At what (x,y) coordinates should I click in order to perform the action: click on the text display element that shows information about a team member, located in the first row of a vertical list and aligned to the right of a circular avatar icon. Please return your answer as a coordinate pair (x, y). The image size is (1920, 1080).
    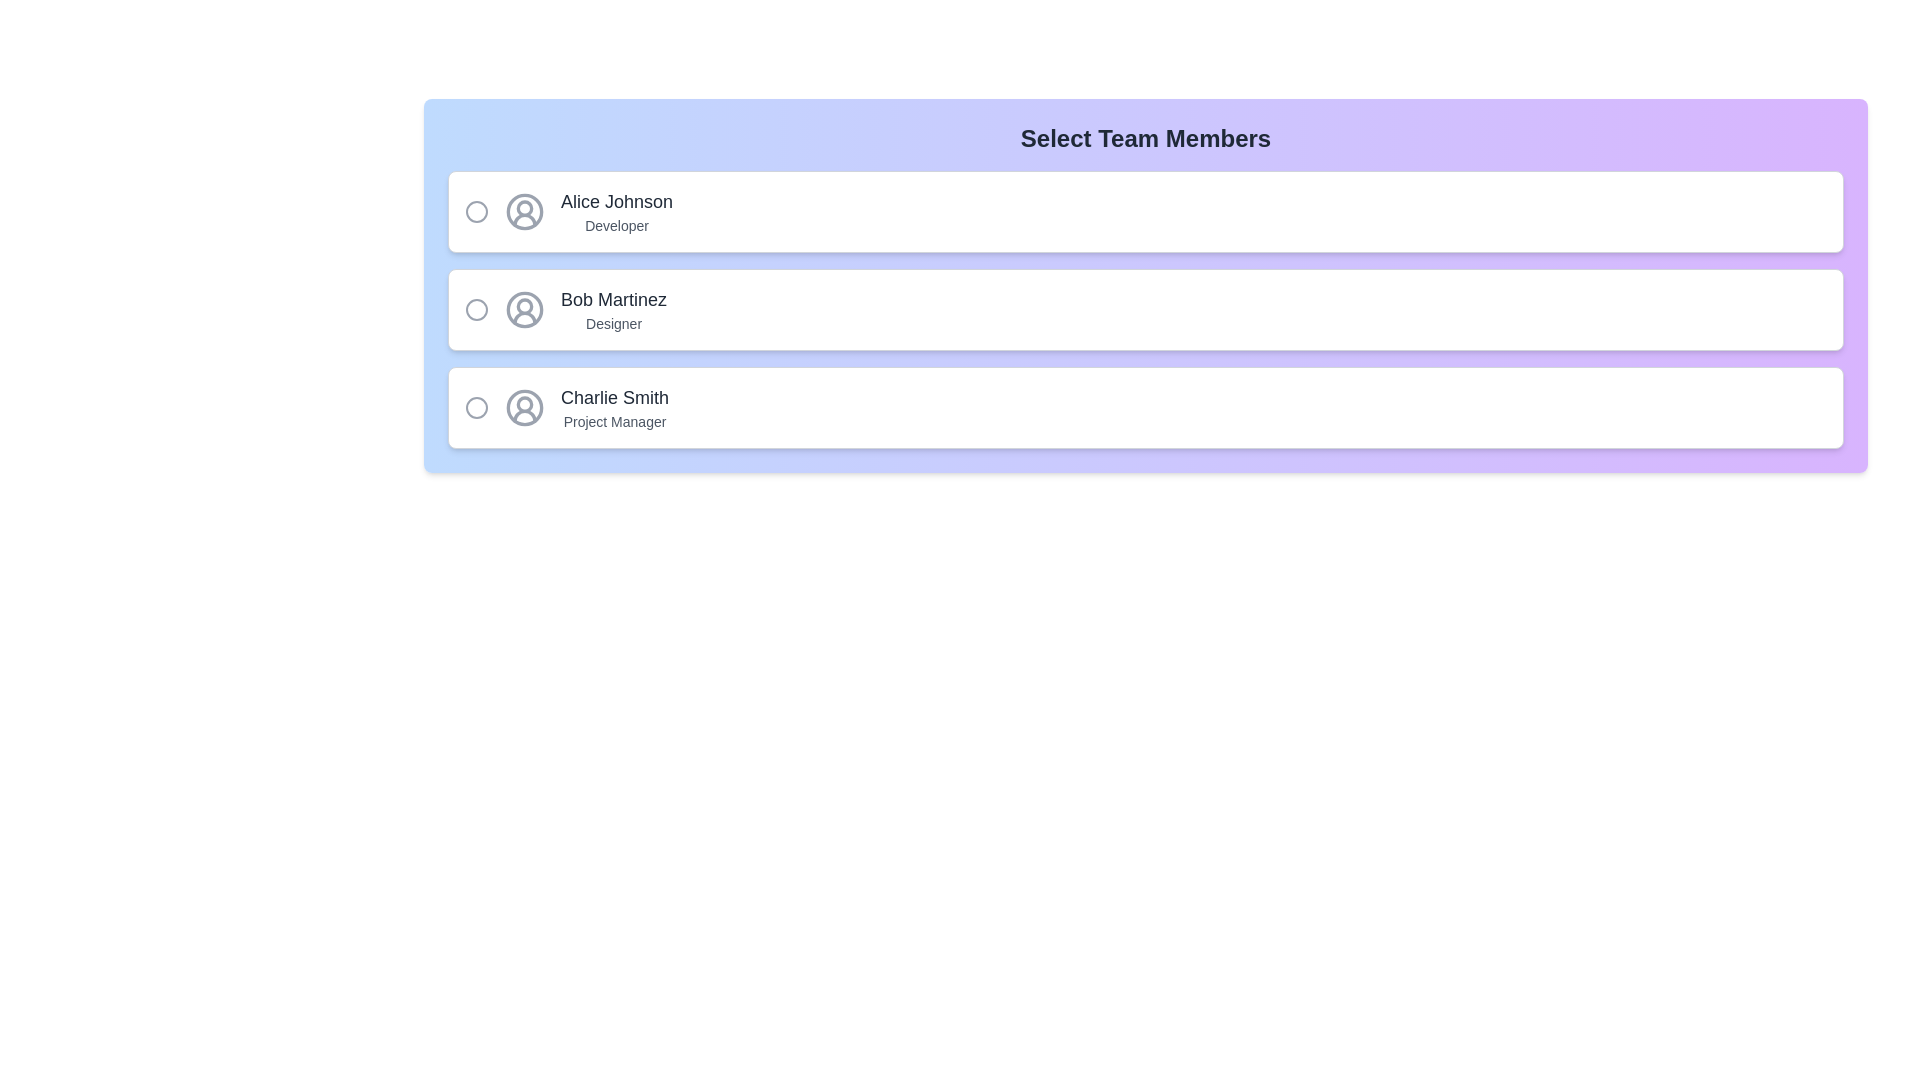
    Looking at the image, I should click on (616, 212).